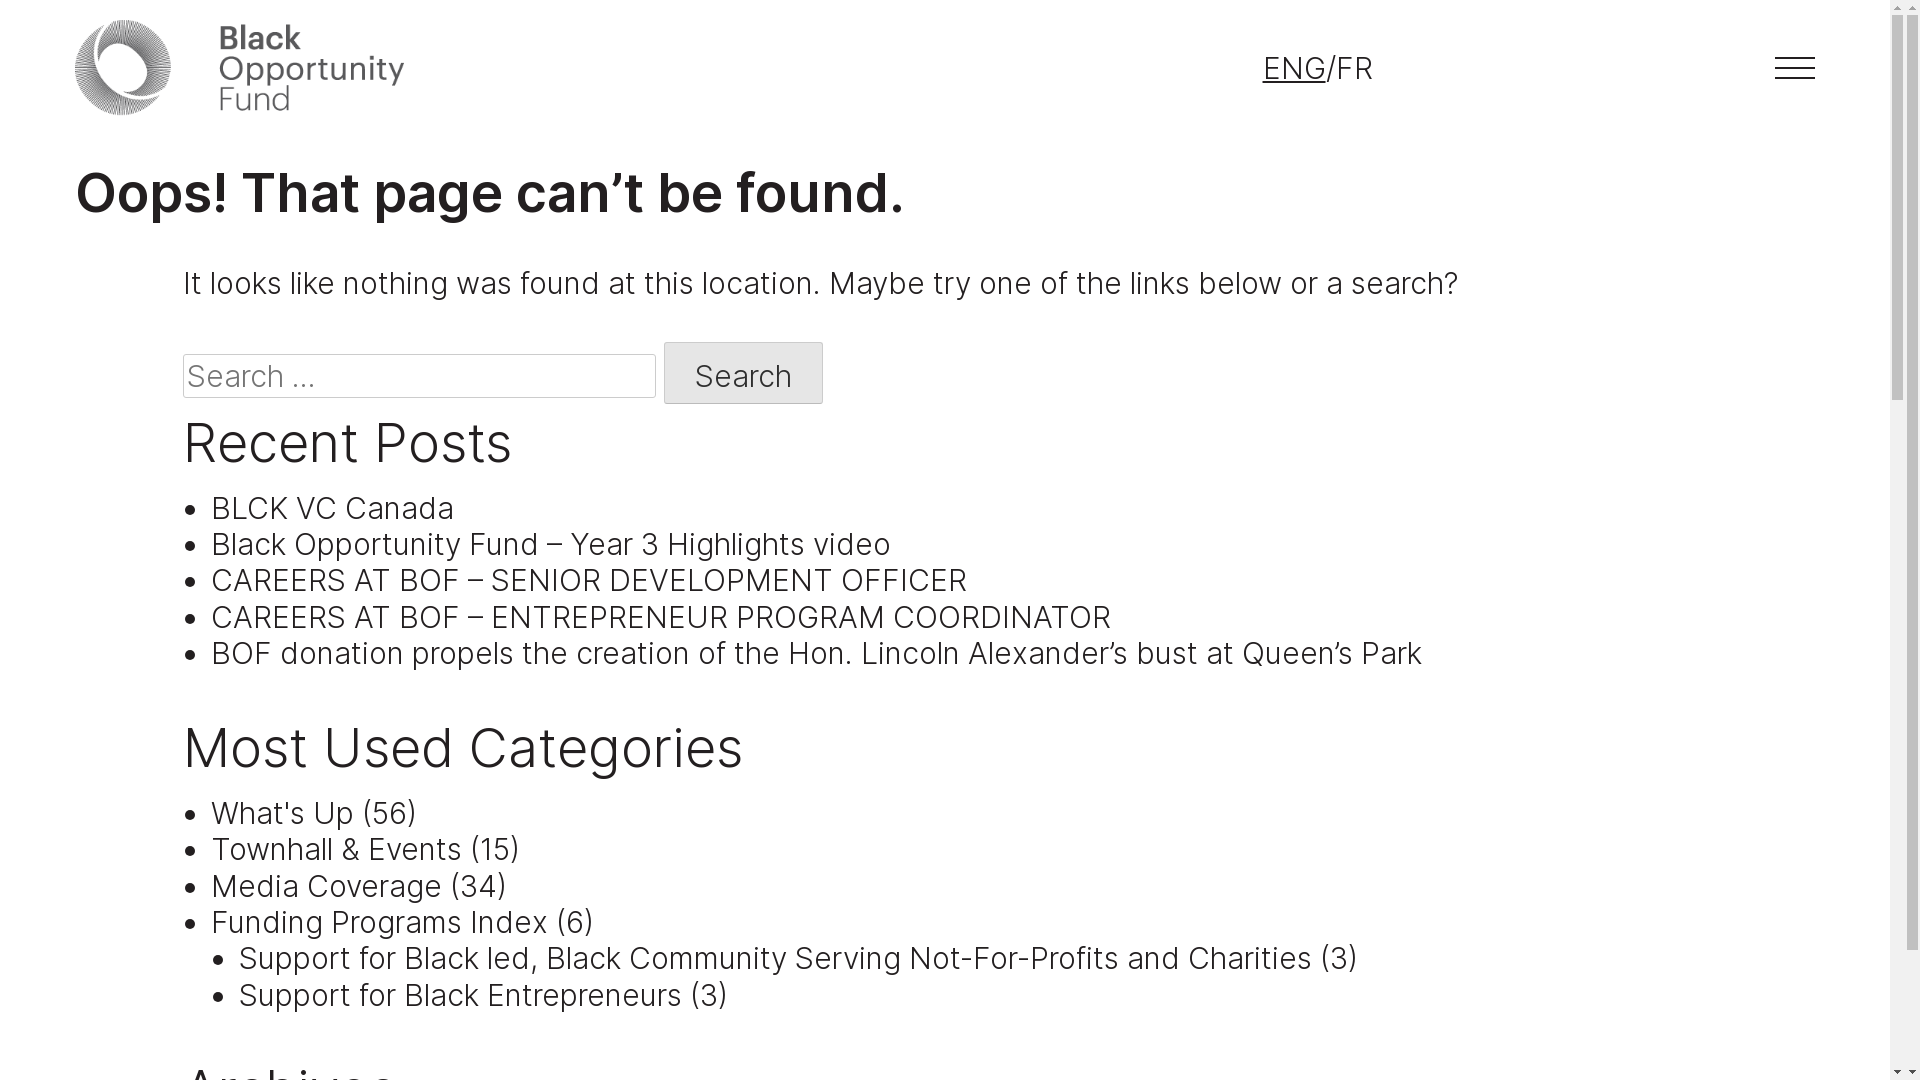 Image resolution: width=1920 pixels, height=1080 pixels. I want to click on 'Townhall & Events', so click(336, 848).